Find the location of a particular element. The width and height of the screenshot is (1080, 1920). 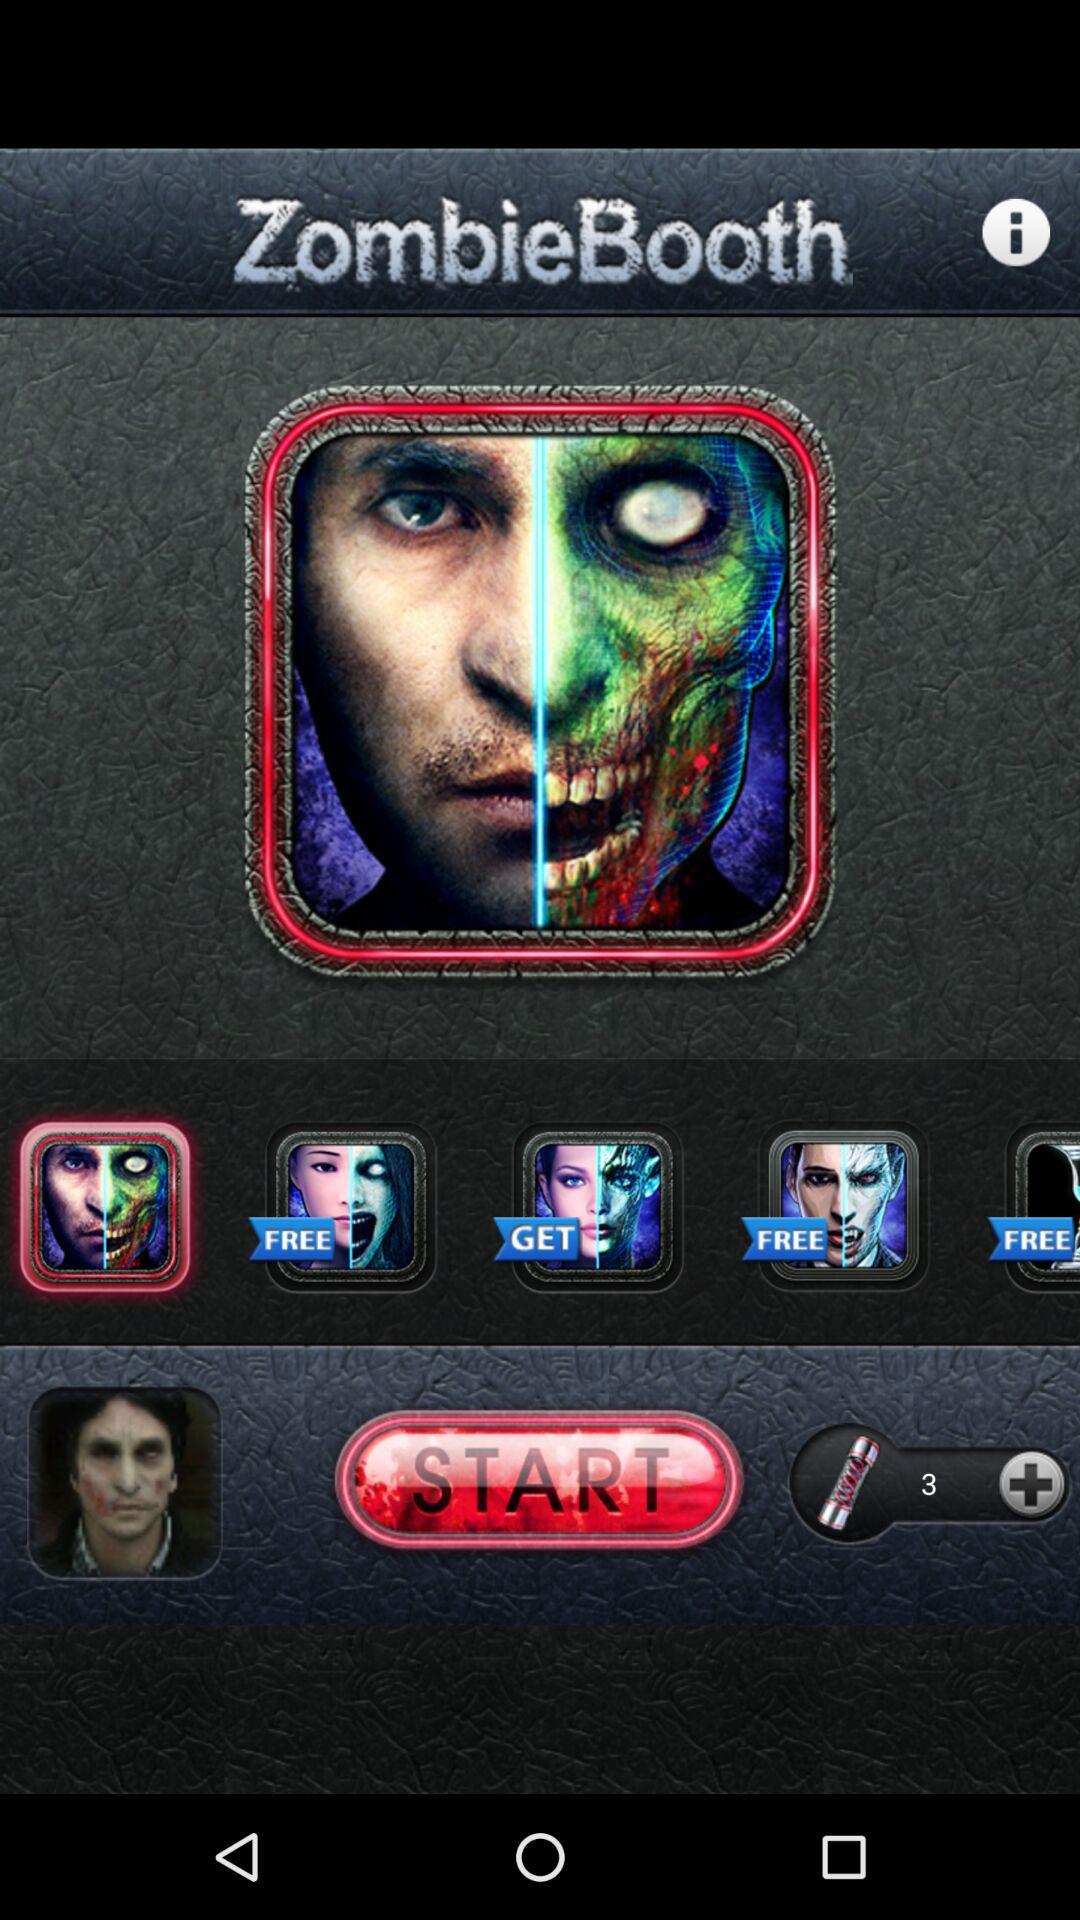

choose is located at coordinates (843, 1205).